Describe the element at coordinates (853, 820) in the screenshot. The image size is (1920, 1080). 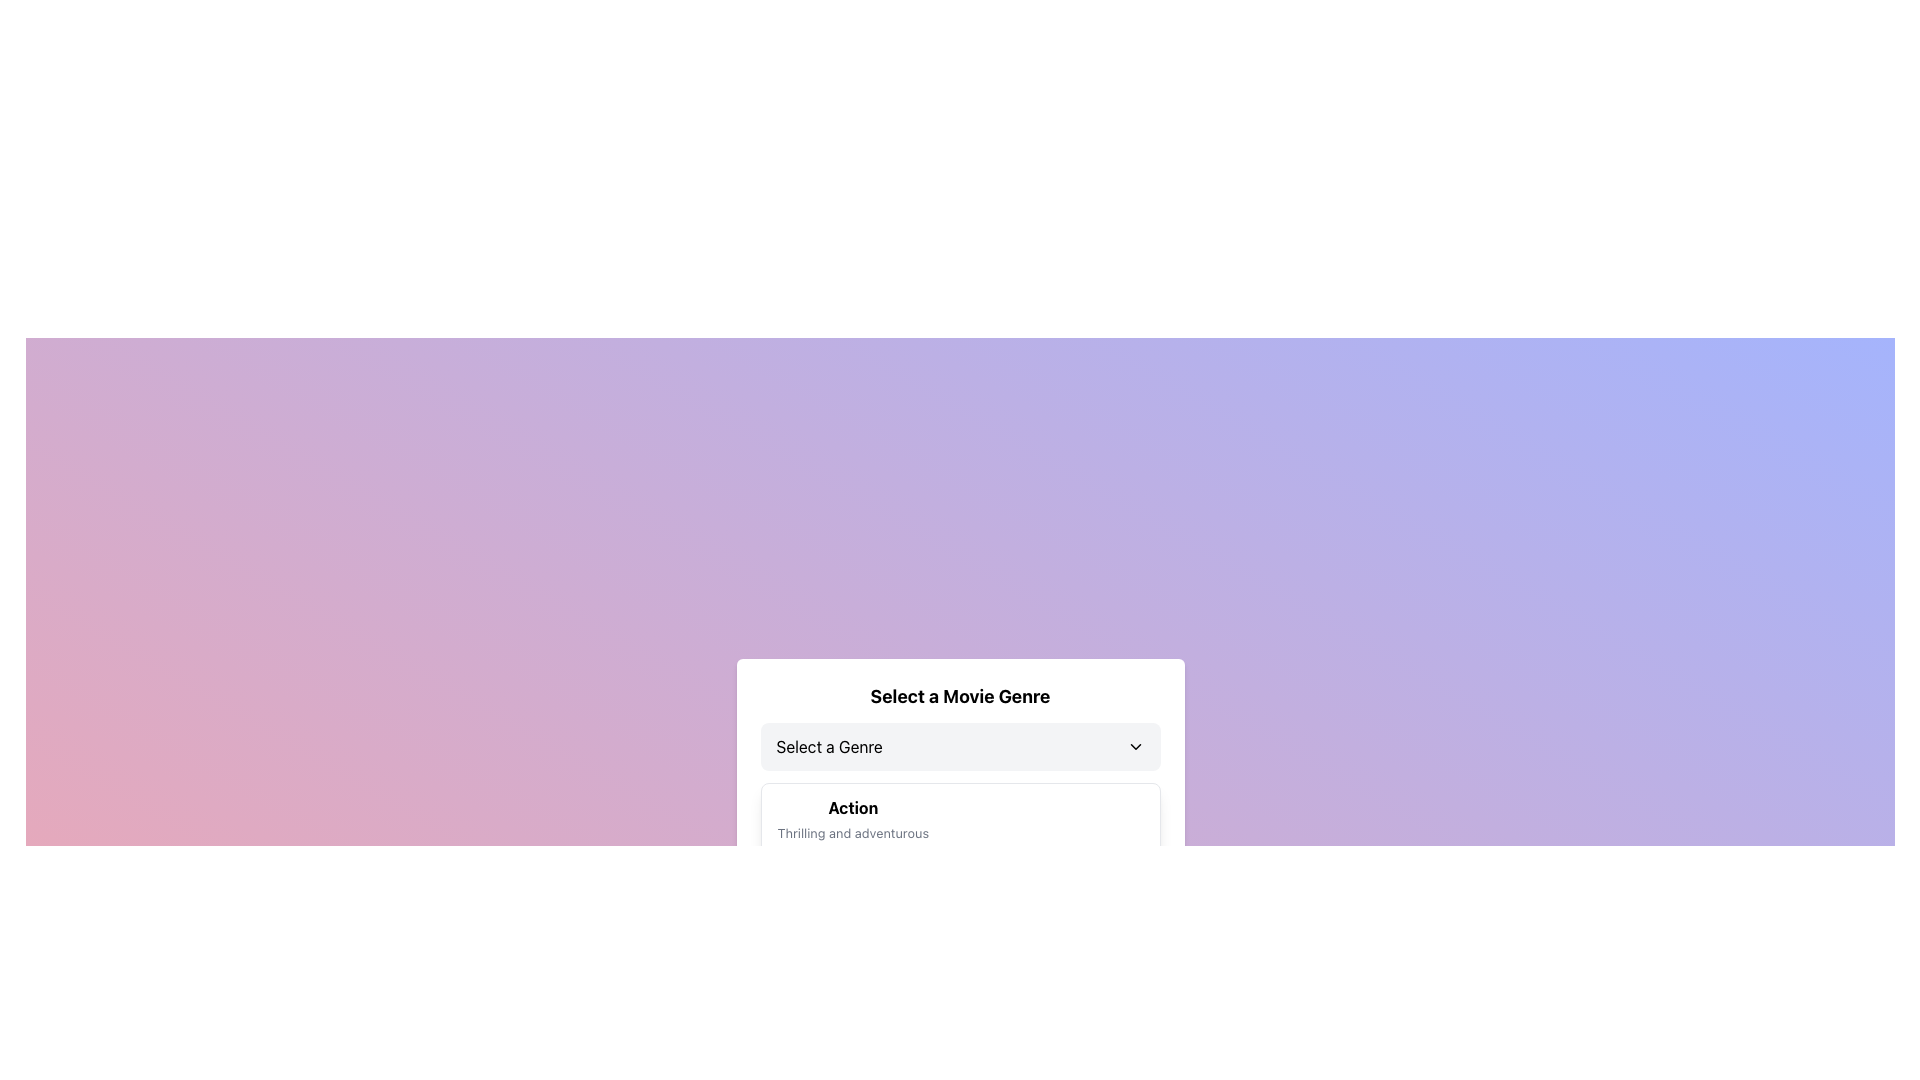
I see `the dropdown menu option for the genre 'Action' using keyboard navigation` at that location.